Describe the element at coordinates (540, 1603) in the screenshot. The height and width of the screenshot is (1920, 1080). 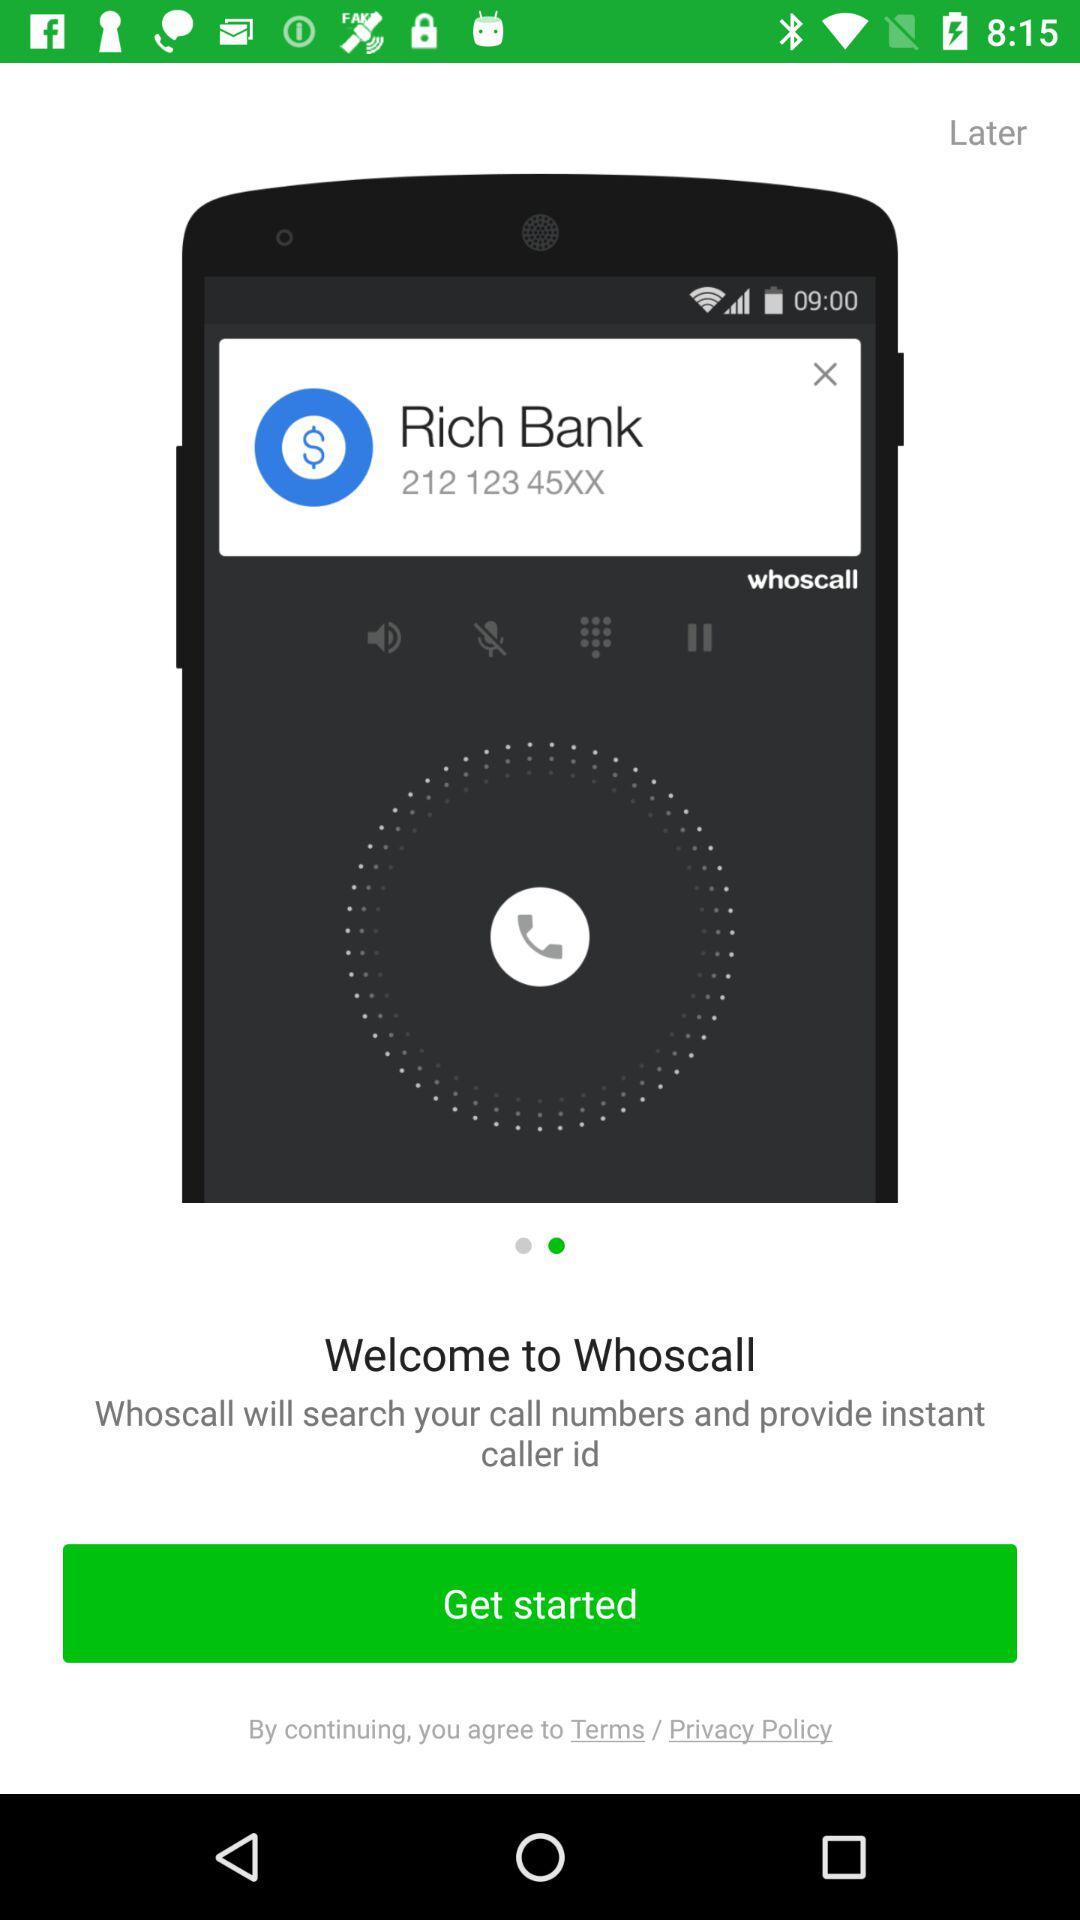
I see `get started` at that location.